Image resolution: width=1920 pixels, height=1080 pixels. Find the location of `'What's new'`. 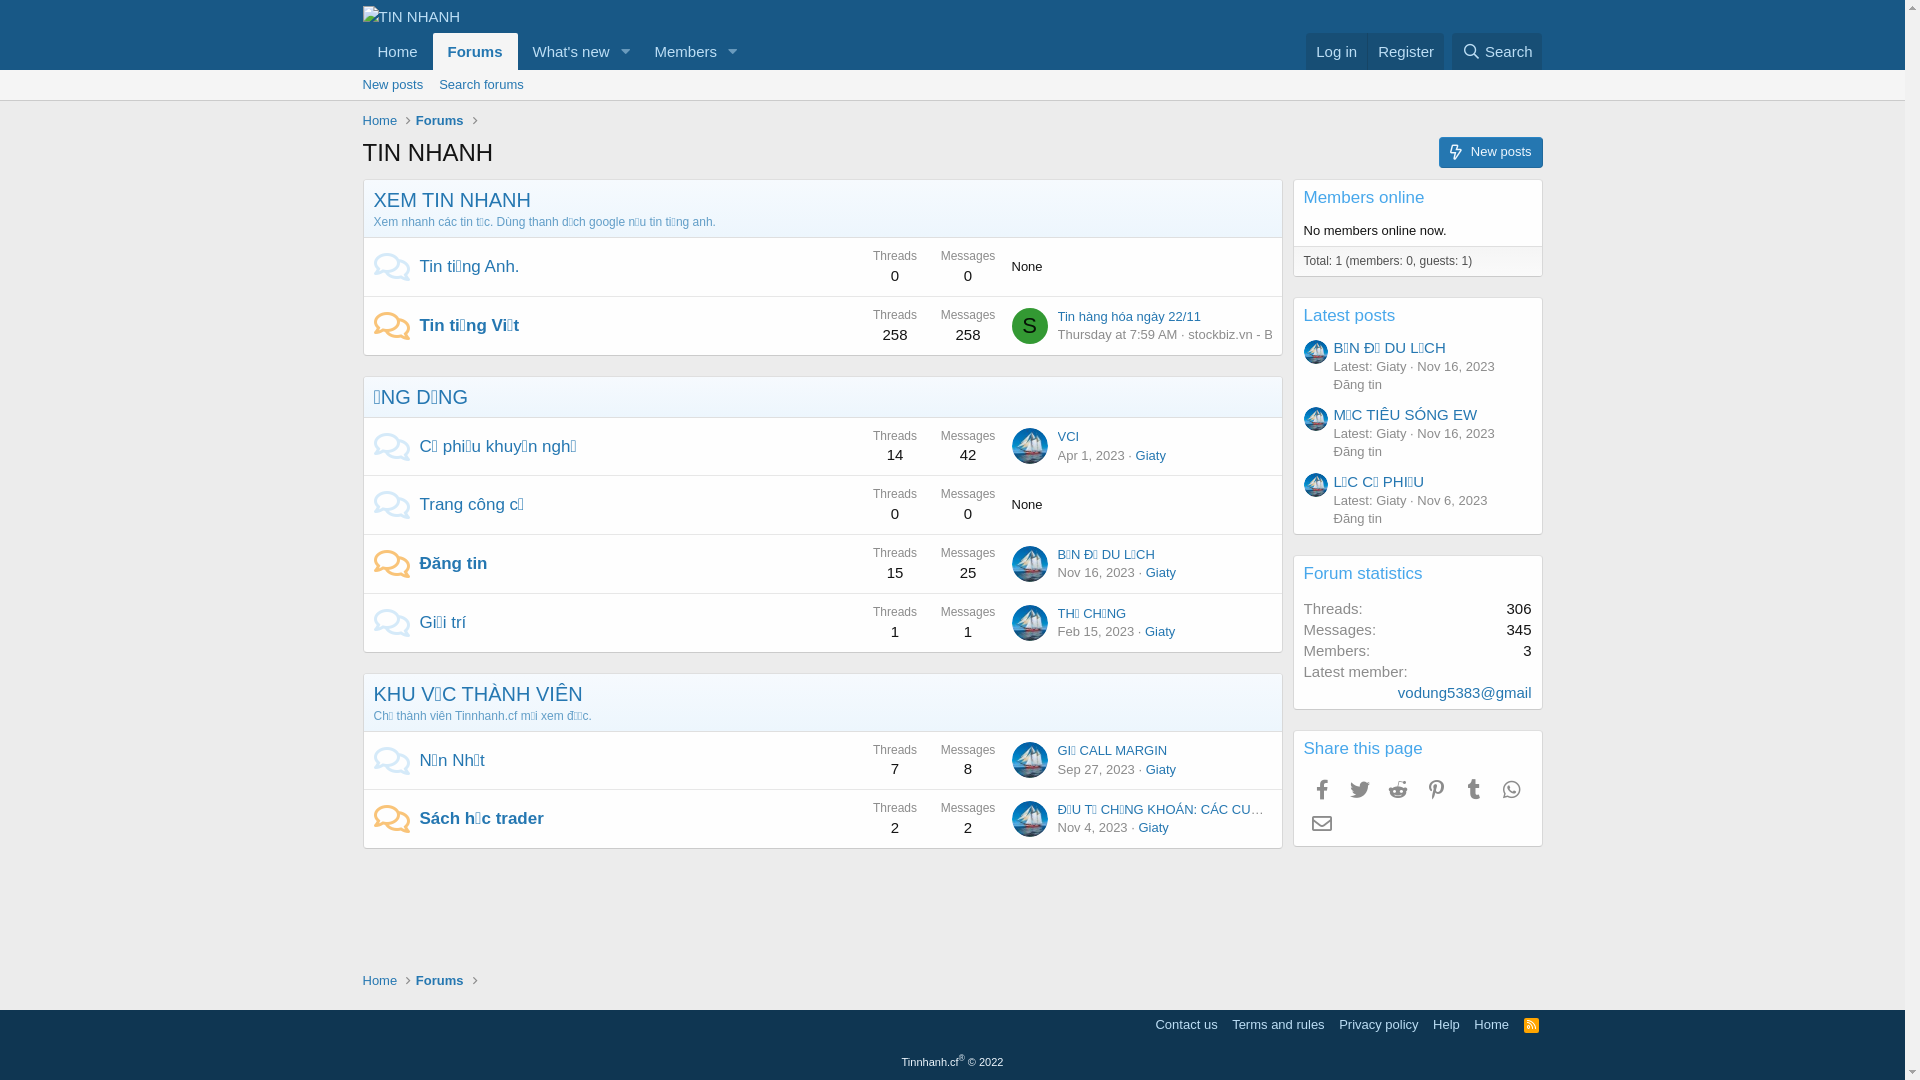

'What's new' is located at coordinates (564, 50).